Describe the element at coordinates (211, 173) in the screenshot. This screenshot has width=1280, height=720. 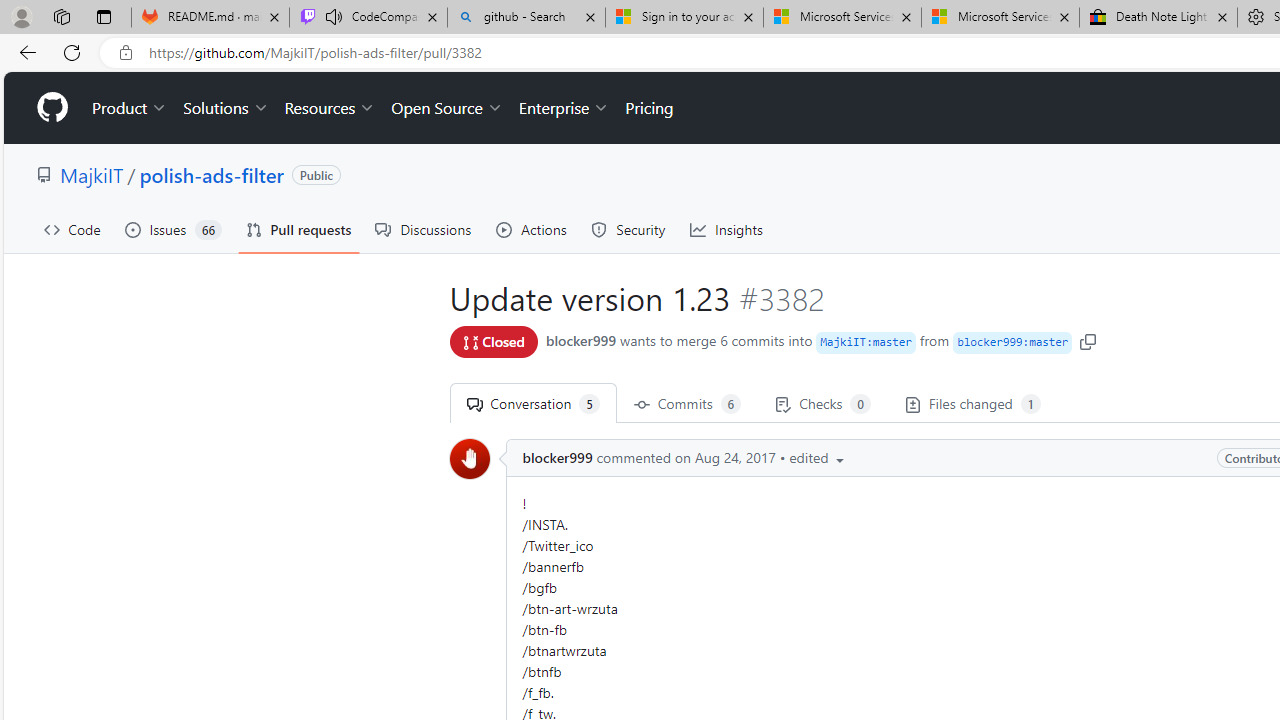
I see `'polish-ads-filter'` at that location.